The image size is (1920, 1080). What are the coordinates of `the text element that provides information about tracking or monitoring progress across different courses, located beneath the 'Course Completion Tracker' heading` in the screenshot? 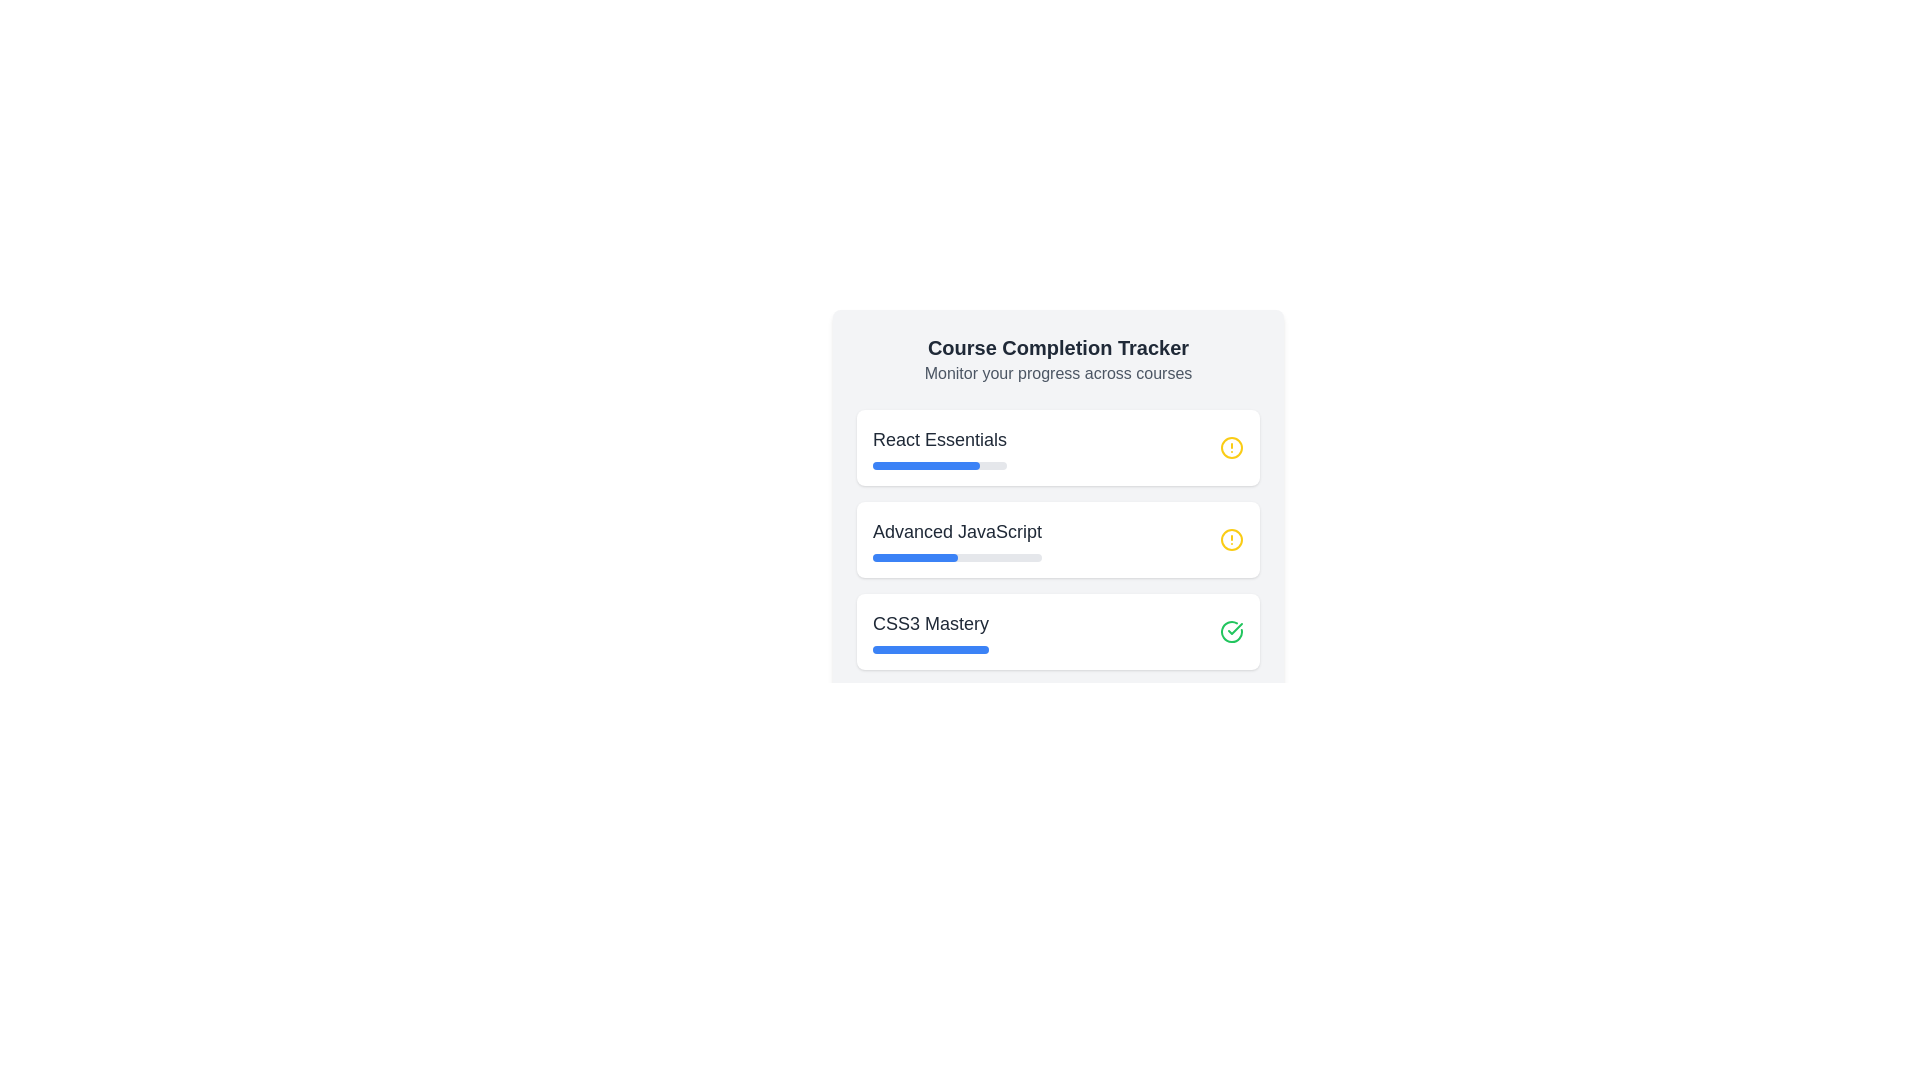 It's located at (1057, 374).